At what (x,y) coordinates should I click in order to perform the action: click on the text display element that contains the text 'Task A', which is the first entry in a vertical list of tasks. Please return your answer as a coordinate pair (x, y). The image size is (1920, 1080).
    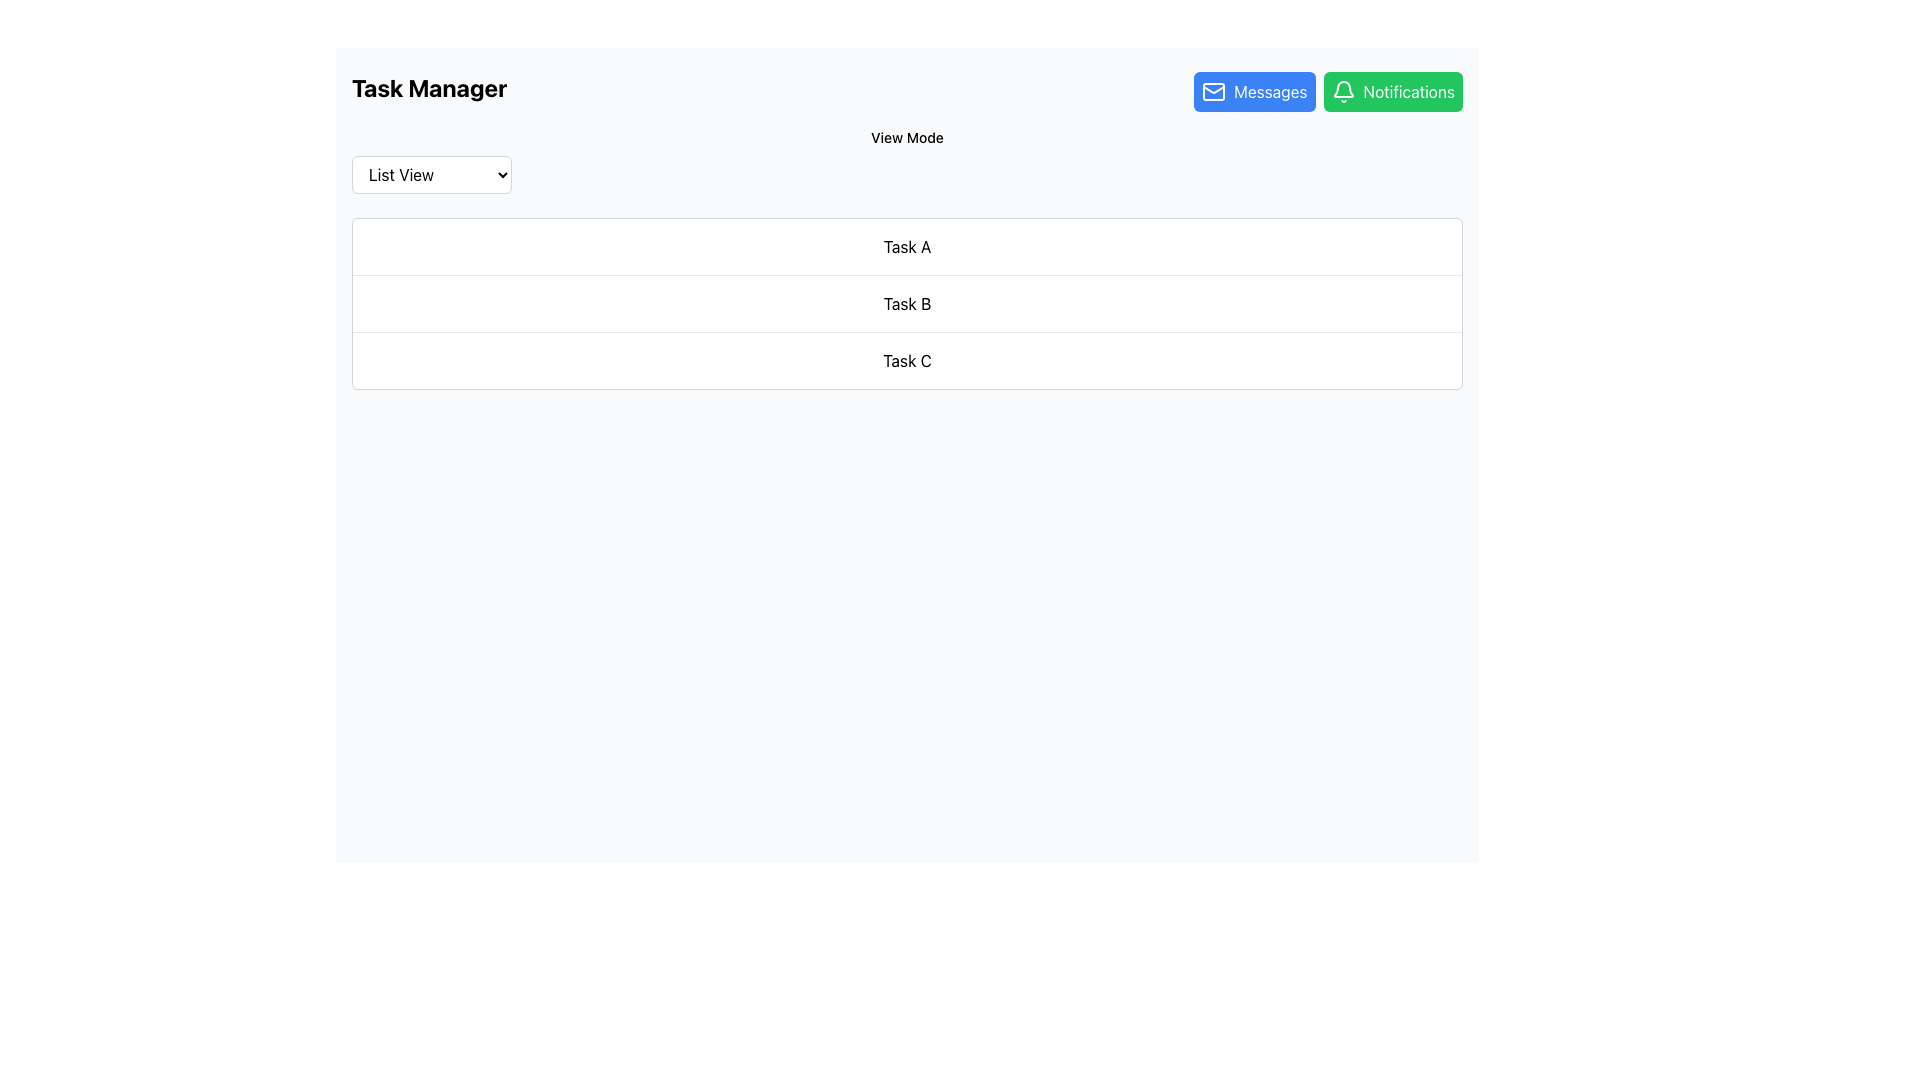
    Looking at the image, I should click on (906, 245).